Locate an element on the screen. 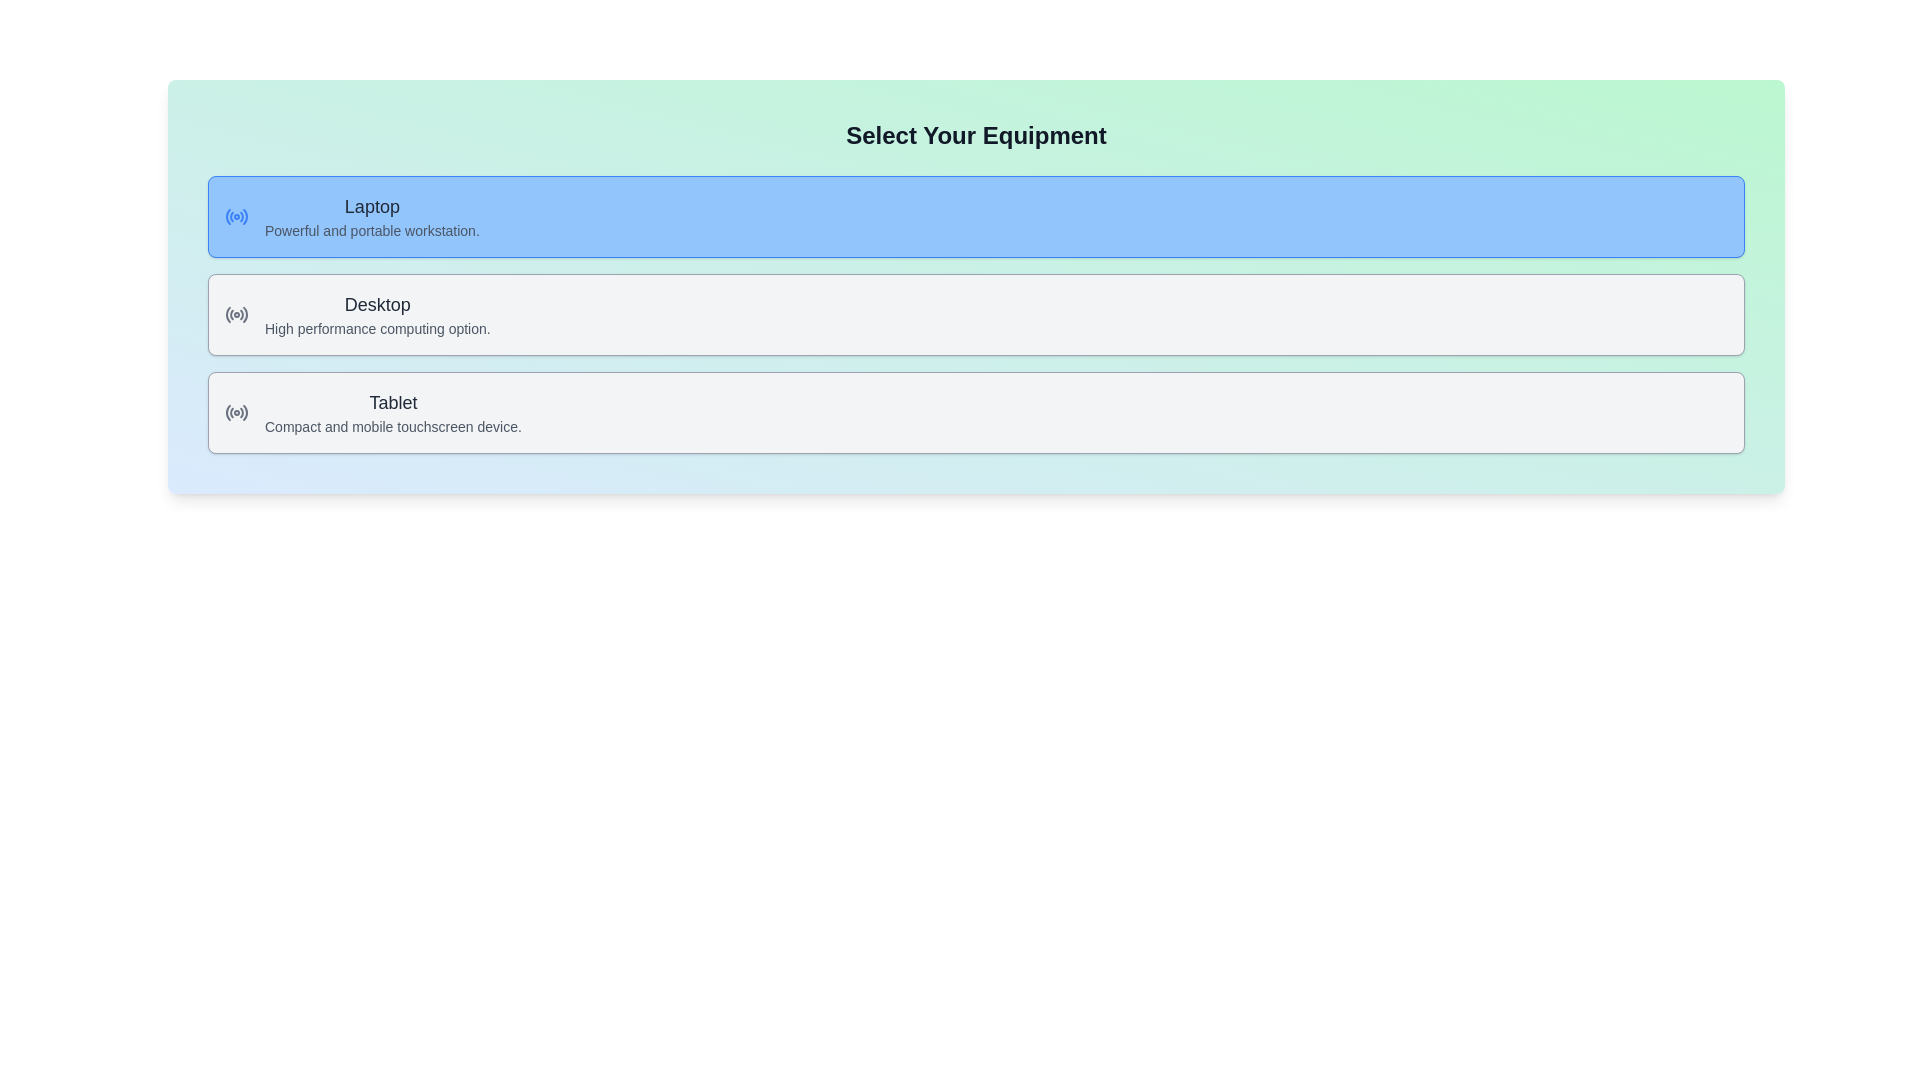  the innermost rightmost arc of the radio signal icon, which is part of a visual selection option next to the 'Laptop' option is located at coordinates (244, 216).